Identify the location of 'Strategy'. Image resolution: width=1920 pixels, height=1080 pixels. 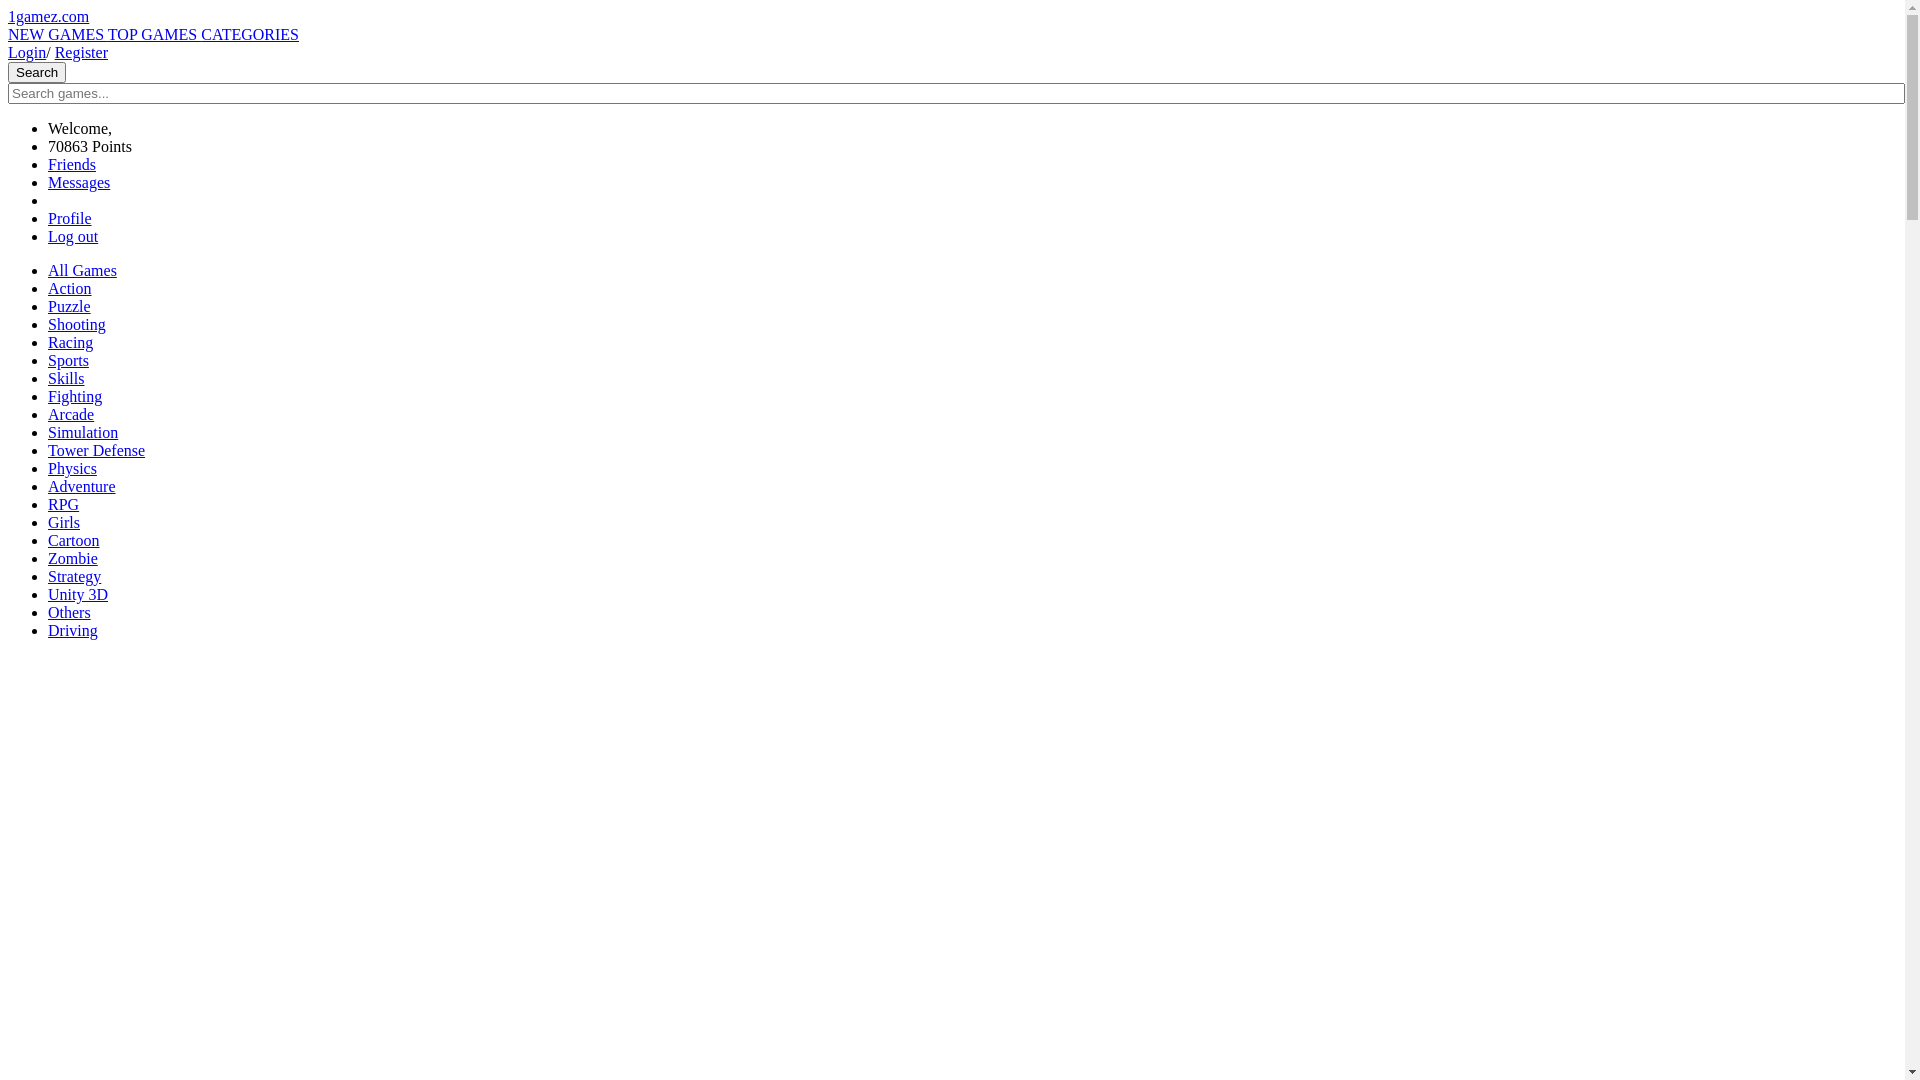
(48, 576).